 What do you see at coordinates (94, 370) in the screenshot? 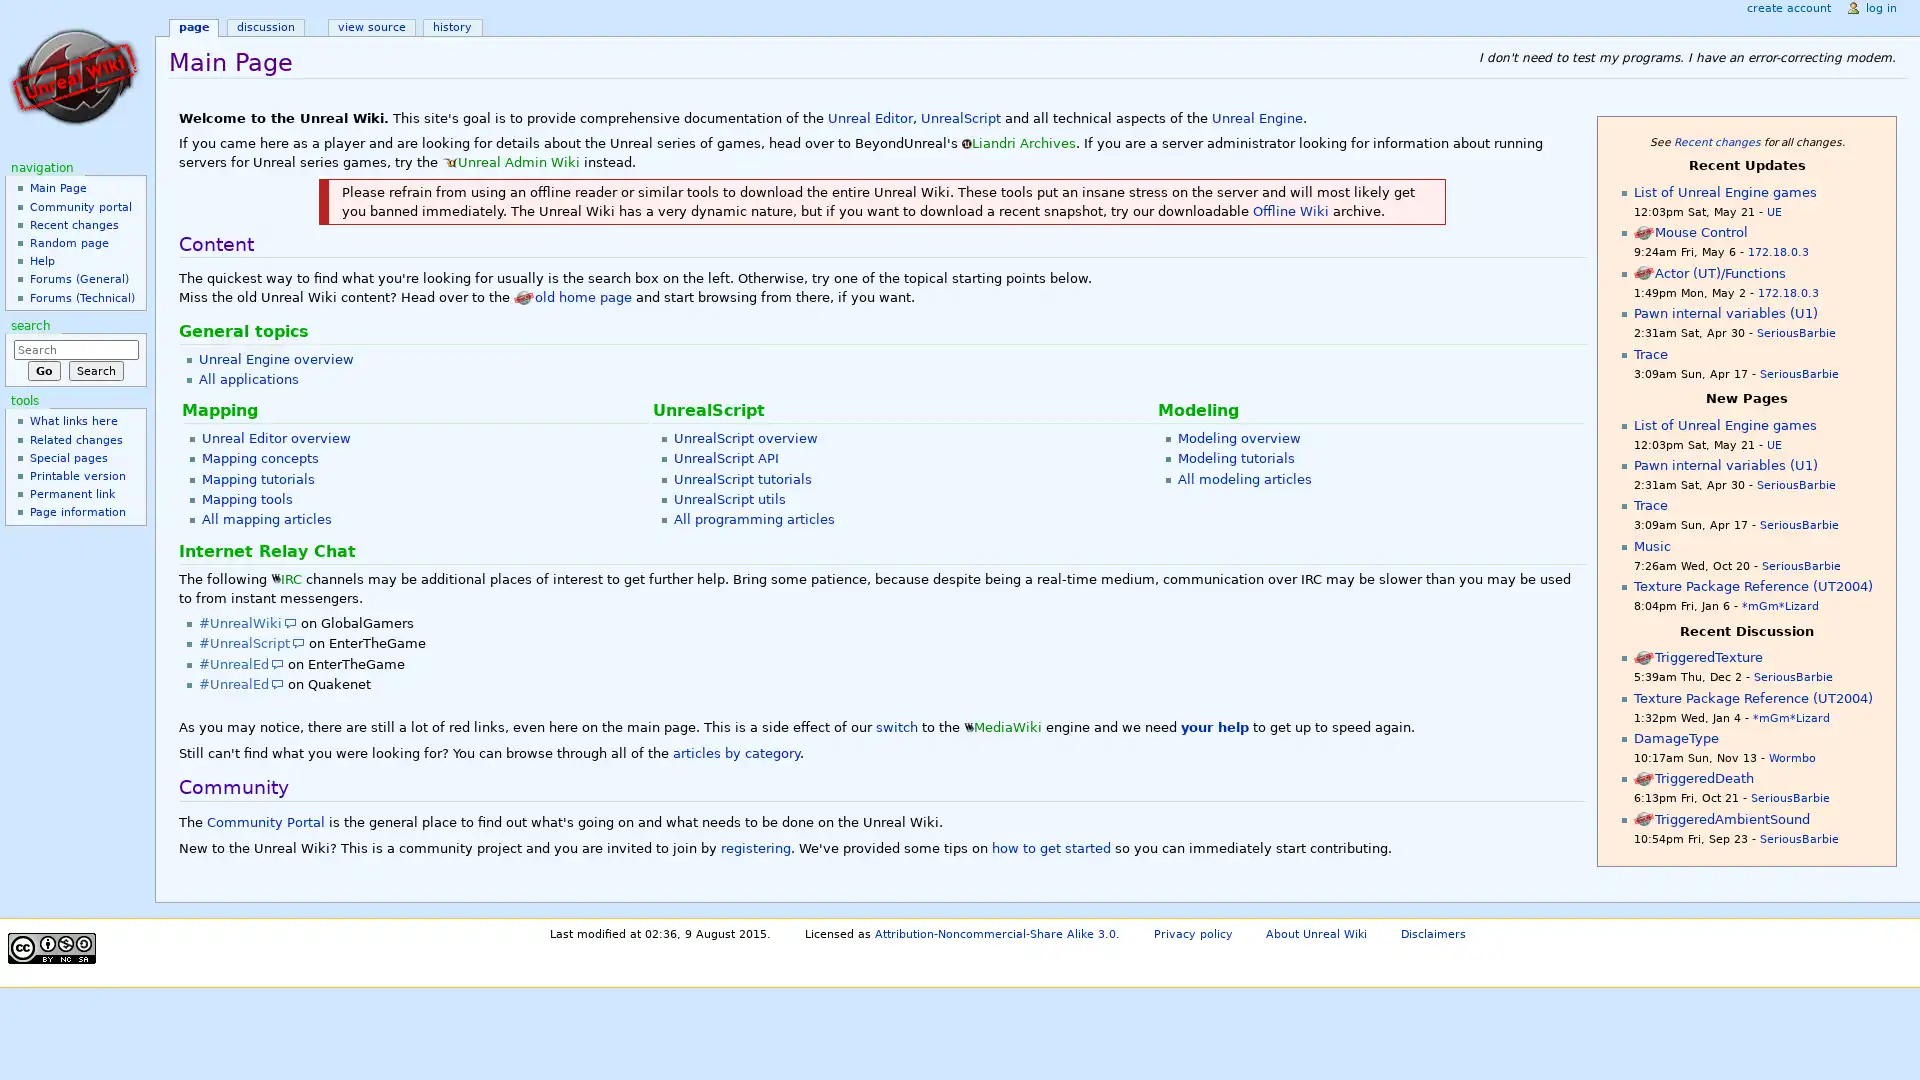
I see `Search` at bounding box center [94, 370].